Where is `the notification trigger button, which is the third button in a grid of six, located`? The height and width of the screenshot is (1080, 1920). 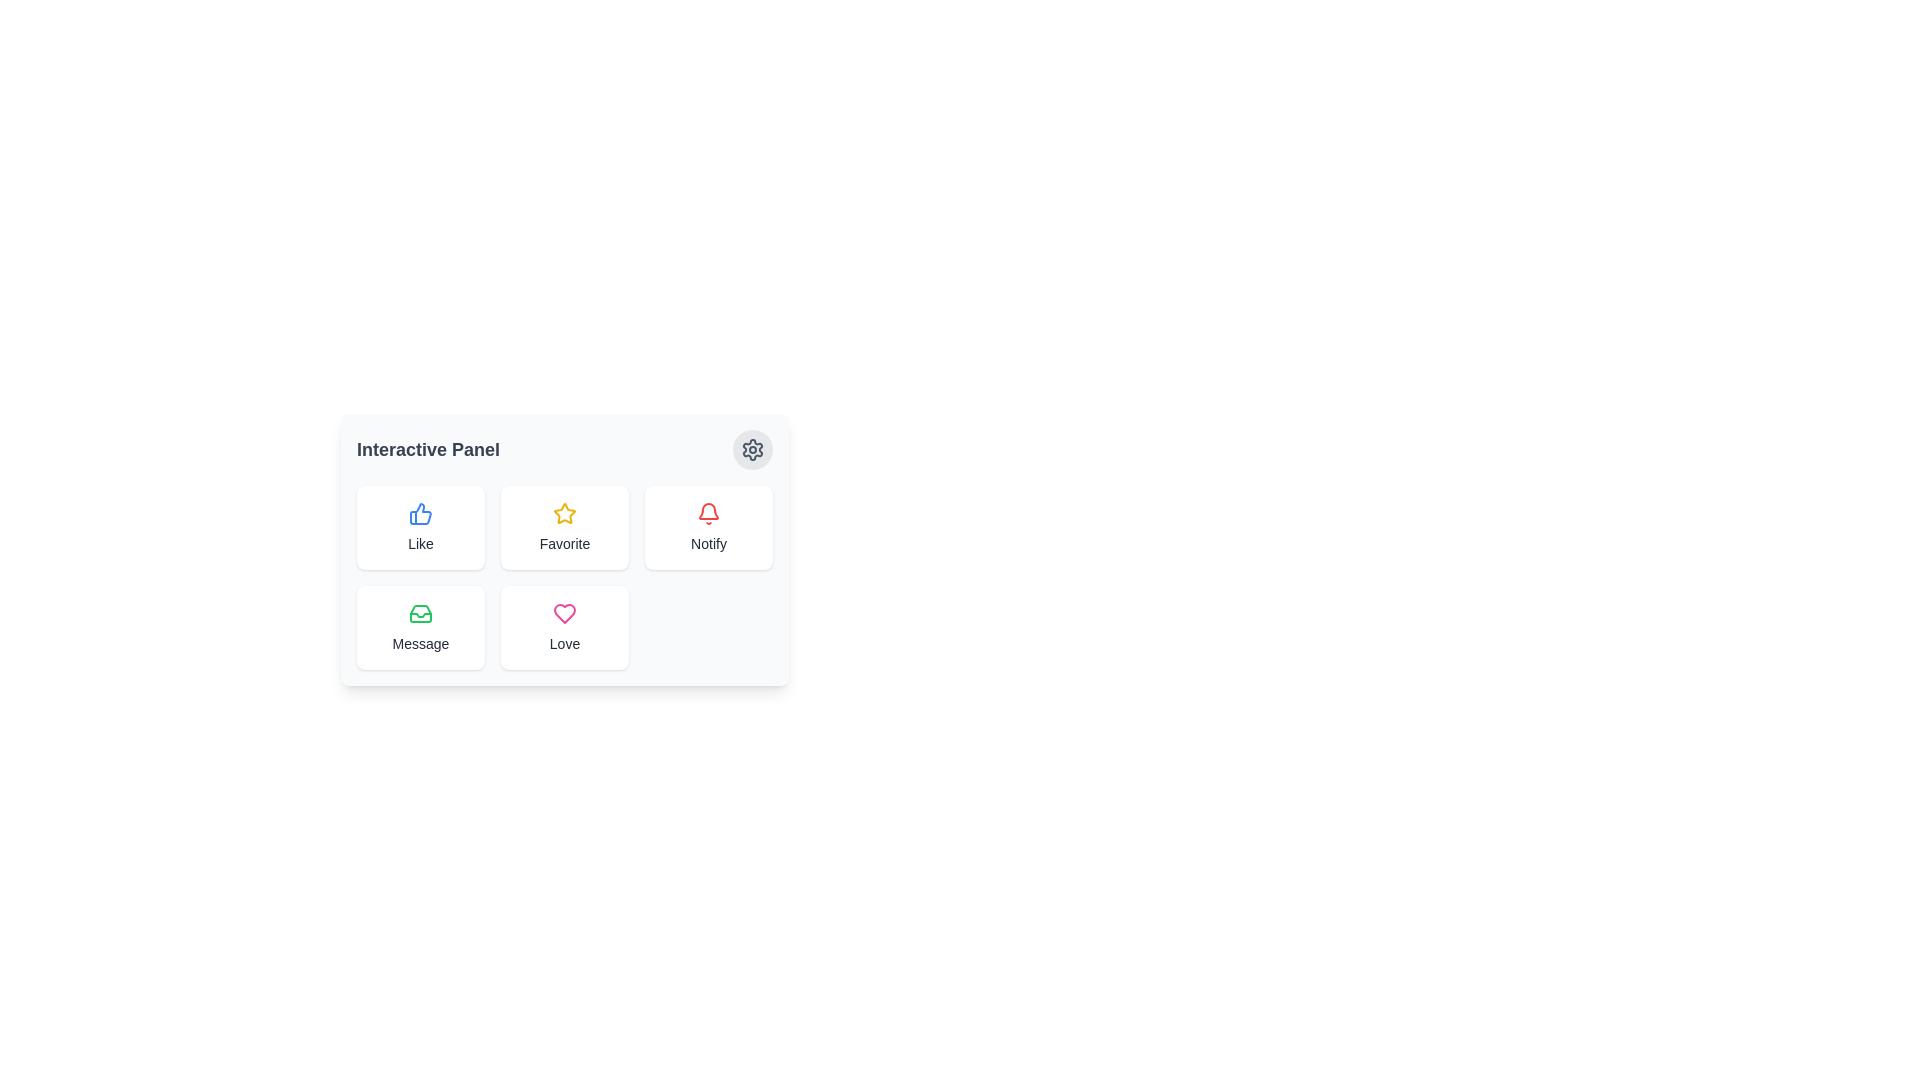
the notification trigger button, which is the third button in a grid of six, located is located at coordinates (709, 527).